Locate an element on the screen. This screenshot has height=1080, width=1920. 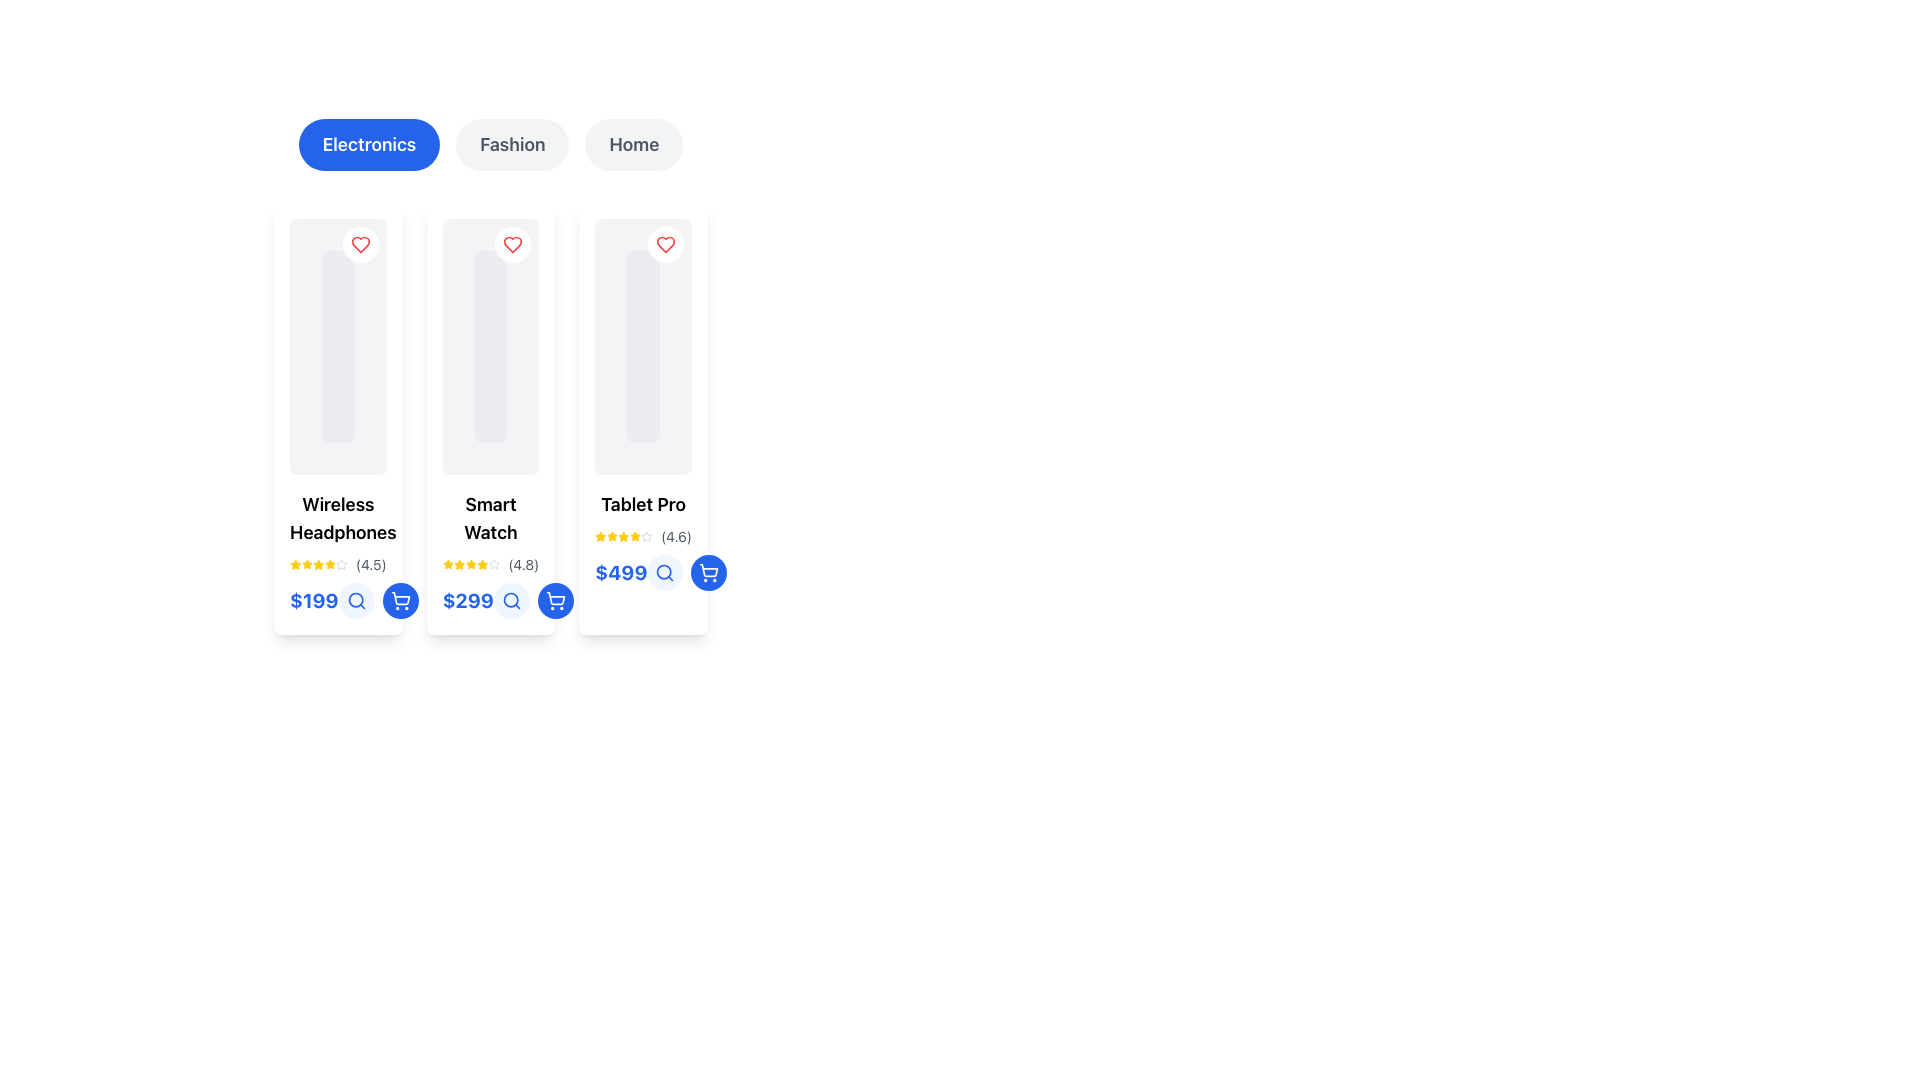
the red heart-shaped icon within the circular button located at the top-right corner of the 'Tablet Pro' product card is located at coordinates (666, 244).